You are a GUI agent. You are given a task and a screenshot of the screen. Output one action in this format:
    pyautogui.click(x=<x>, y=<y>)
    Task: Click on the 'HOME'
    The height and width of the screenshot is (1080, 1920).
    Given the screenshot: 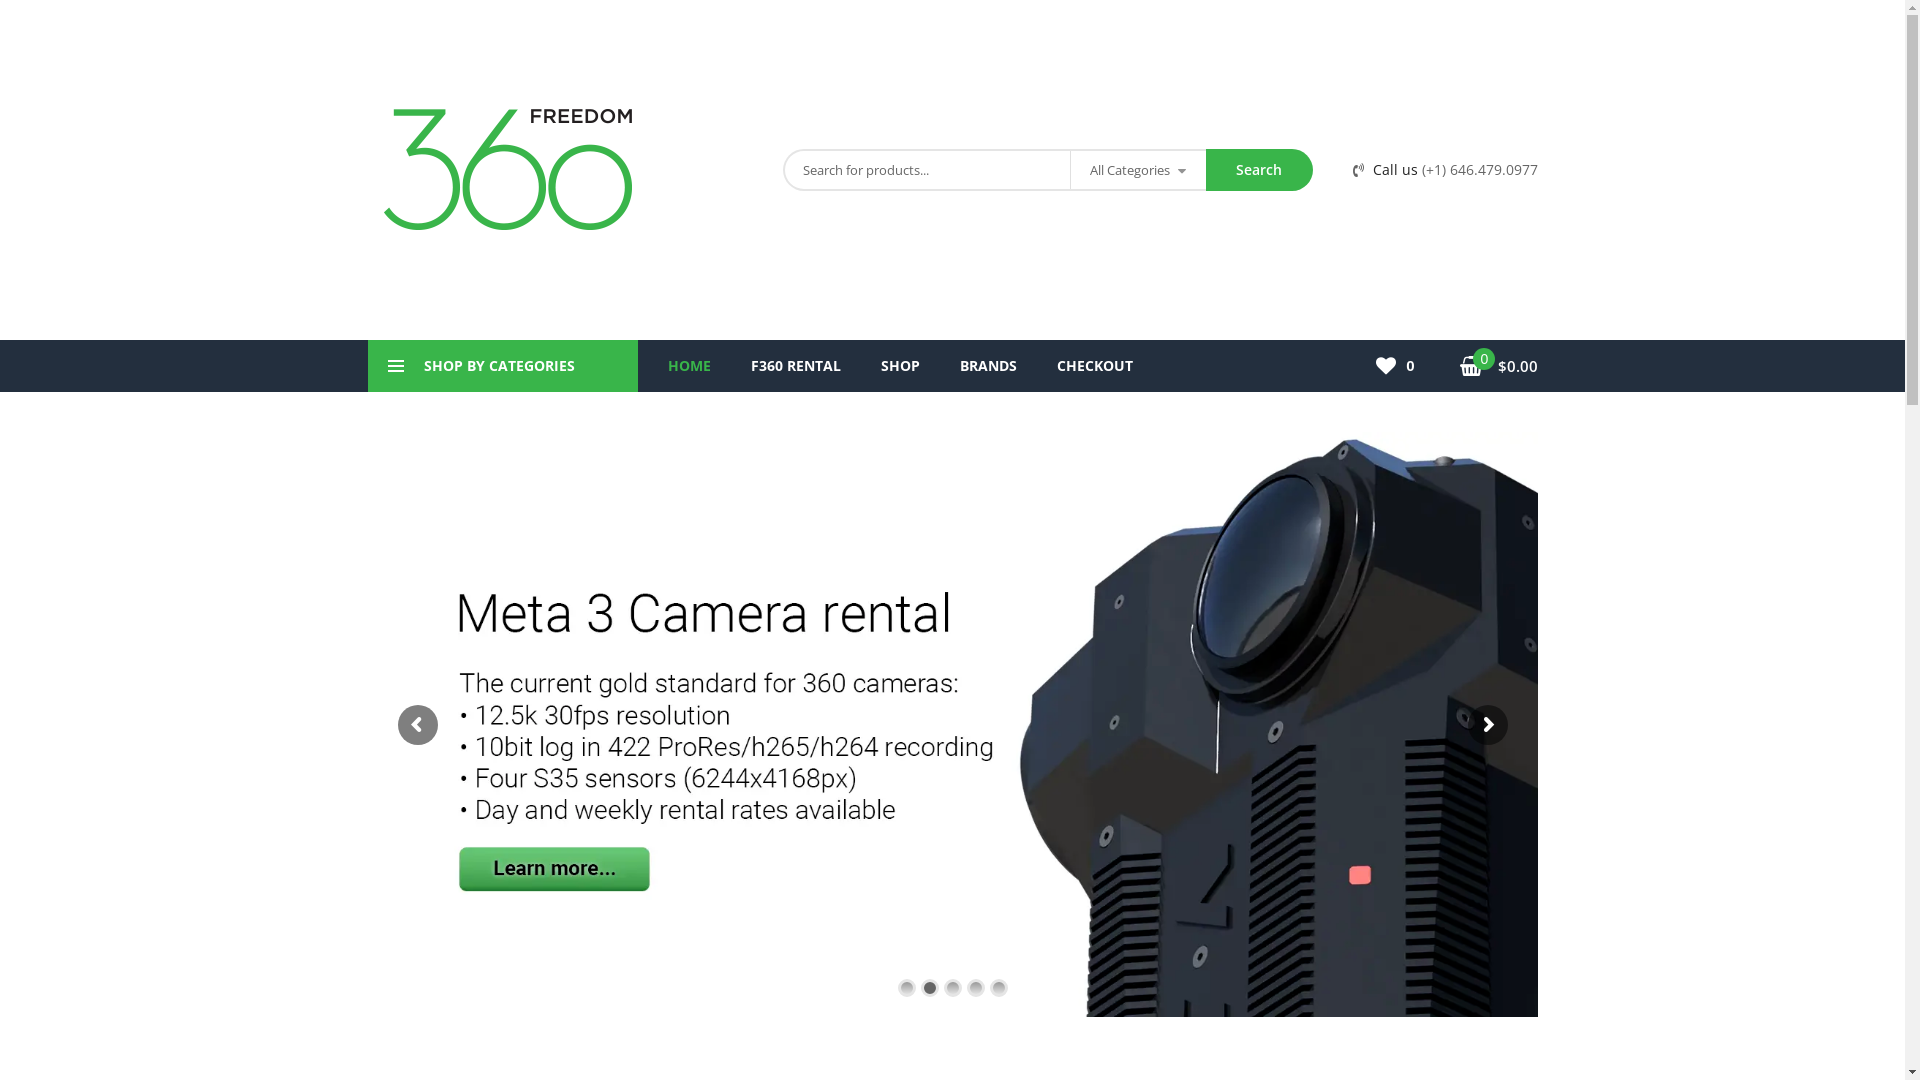 What is the action you would take?
    pyautogui.click(x=689, y=366)
    